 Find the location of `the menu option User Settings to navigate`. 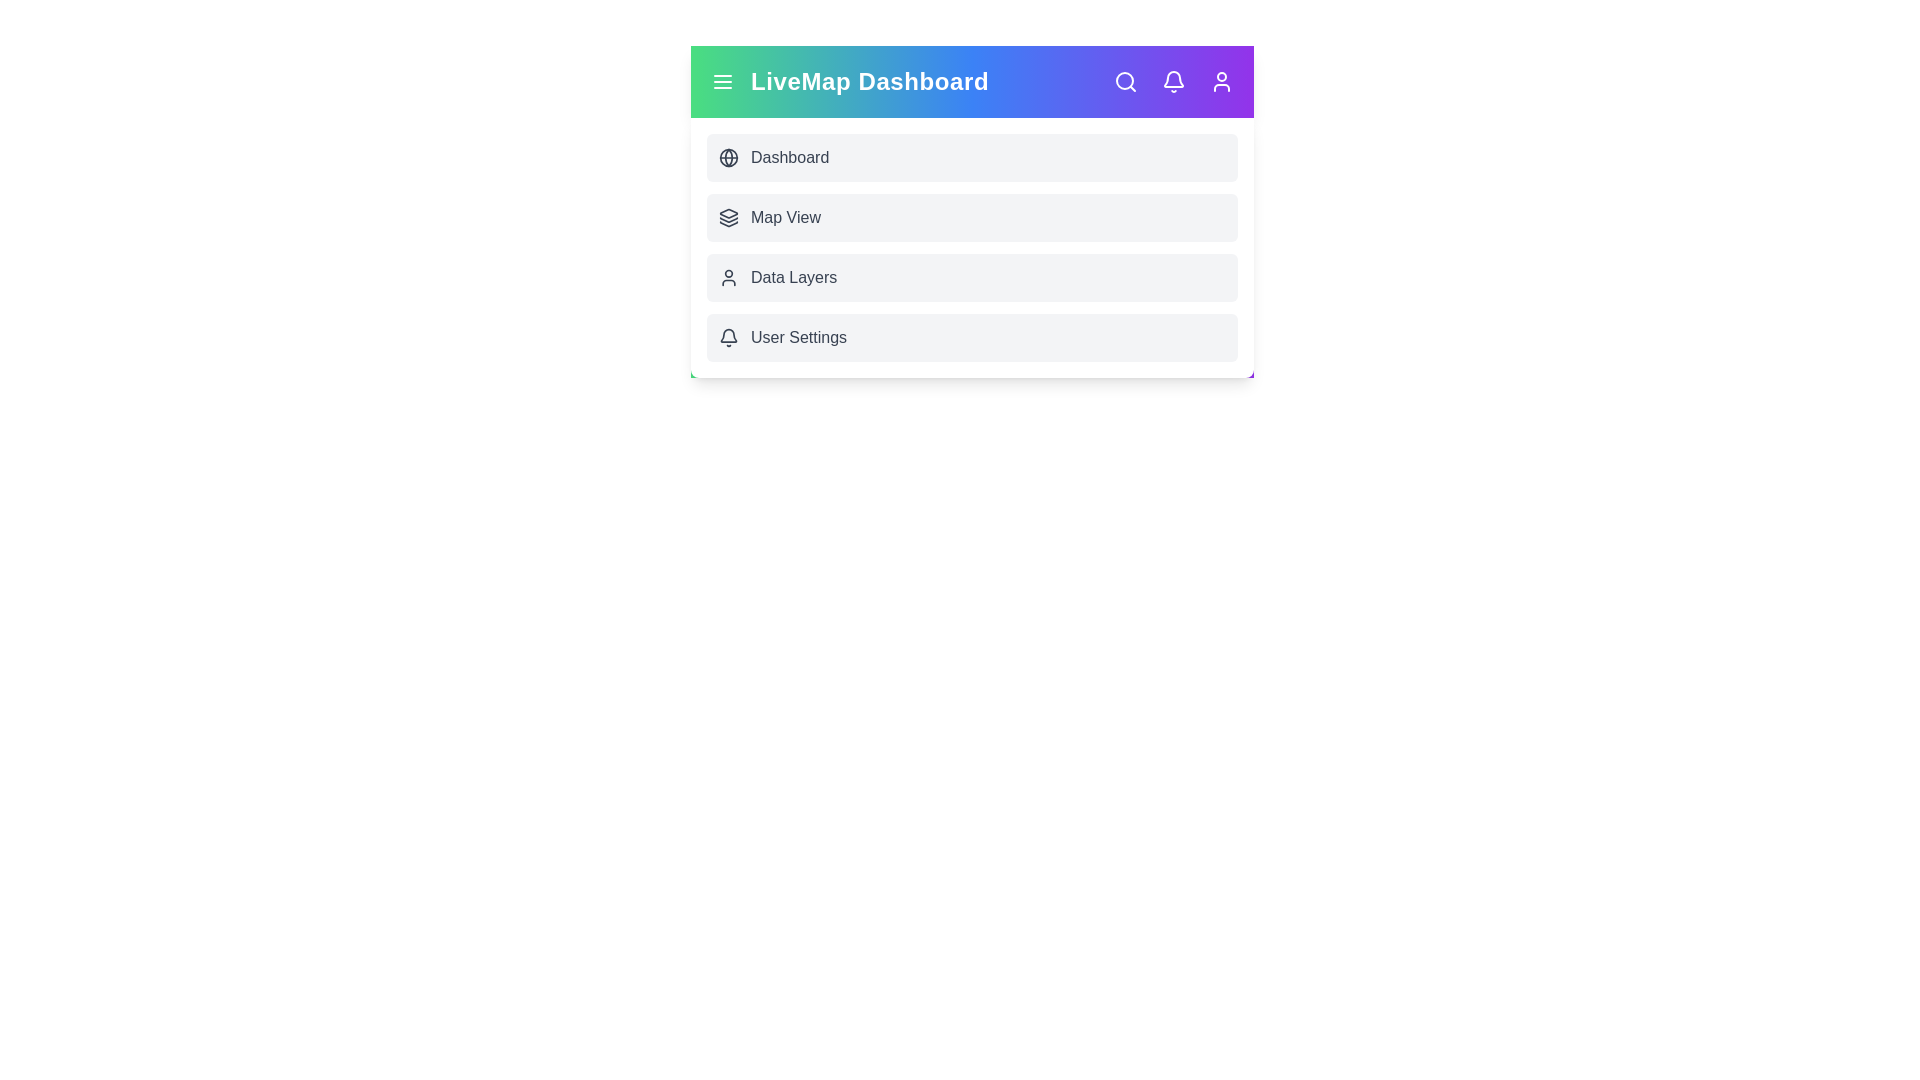

the menu option User Settings to navigate is located at coordinates (972, 337).